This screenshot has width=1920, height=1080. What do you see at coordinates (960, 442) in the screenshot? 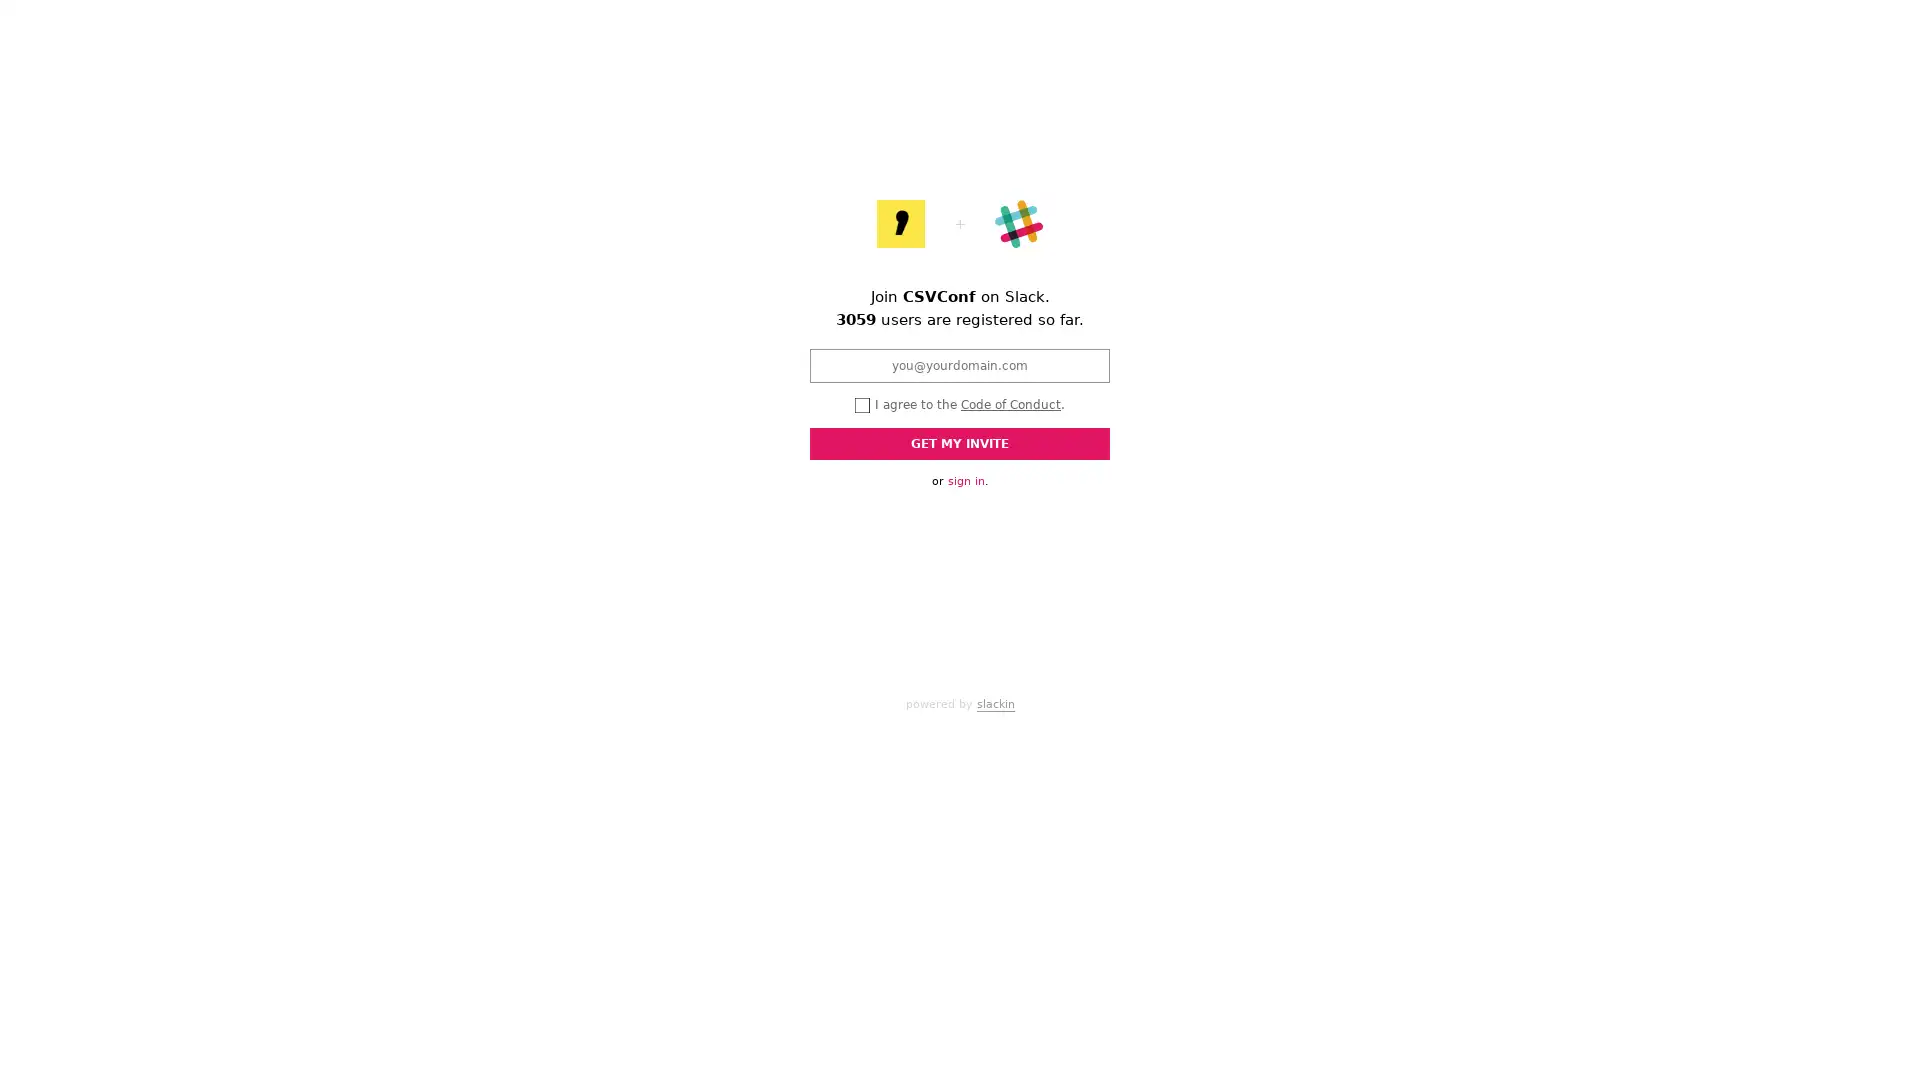
I see `GET MY INVITE` at bounding box center [960, 442].